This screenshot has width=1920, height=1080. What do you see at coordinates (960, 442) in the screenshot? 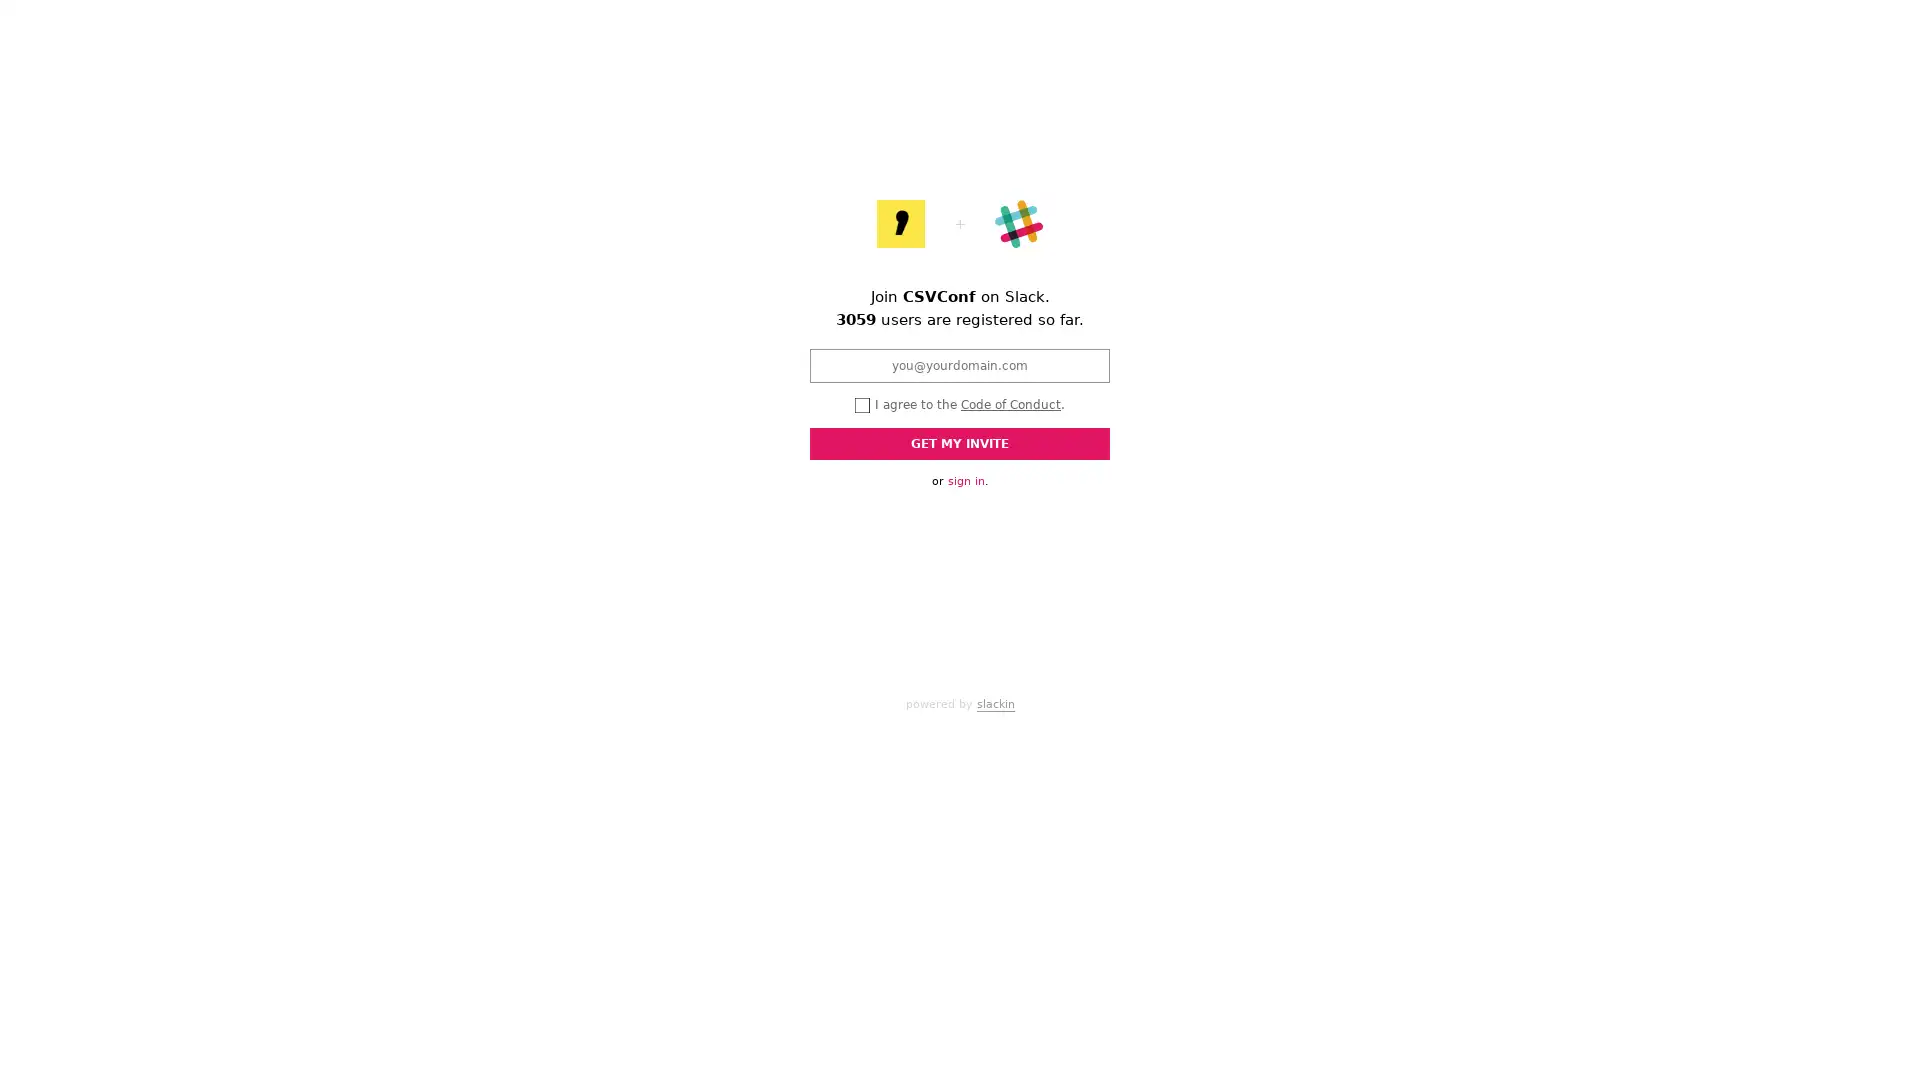
I see `GET MY INVITE` at bounding box center [960, 442].